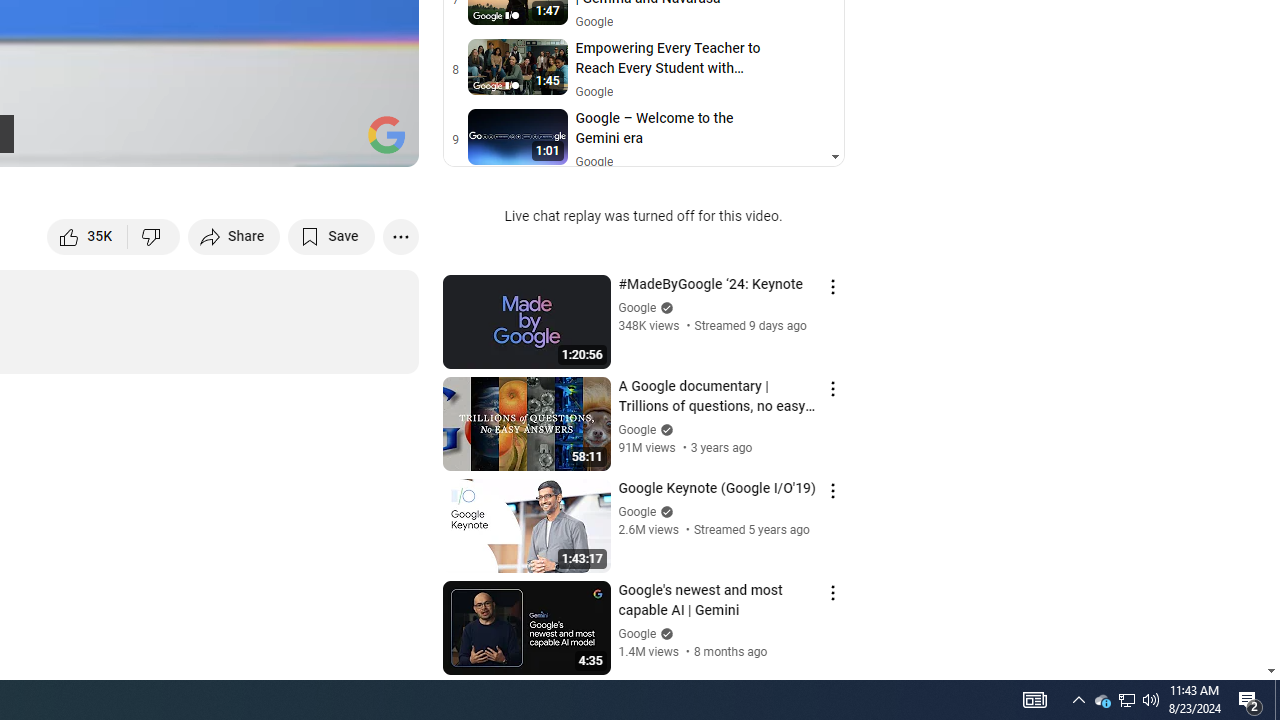 This screenshot has height=720, width=1280. I want to click on 'like this video along with 35,367 other people', so click(87, 235).